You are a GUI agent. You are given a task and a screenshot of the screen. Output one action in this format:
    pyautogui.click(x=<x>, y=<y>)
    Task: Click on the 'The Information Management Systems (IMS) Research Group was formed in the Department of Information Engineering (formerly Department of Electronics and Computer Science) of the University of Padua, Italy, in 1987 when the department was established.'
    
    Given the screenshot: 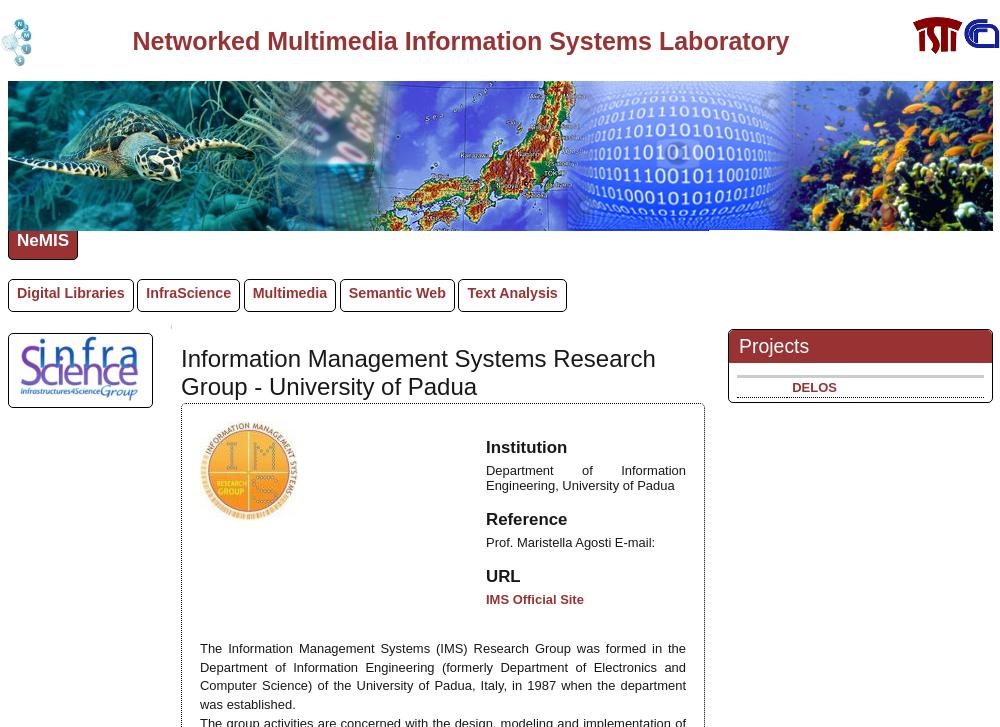 What is the action you would take?
    pyautogui.click(x=442, y=674)
    